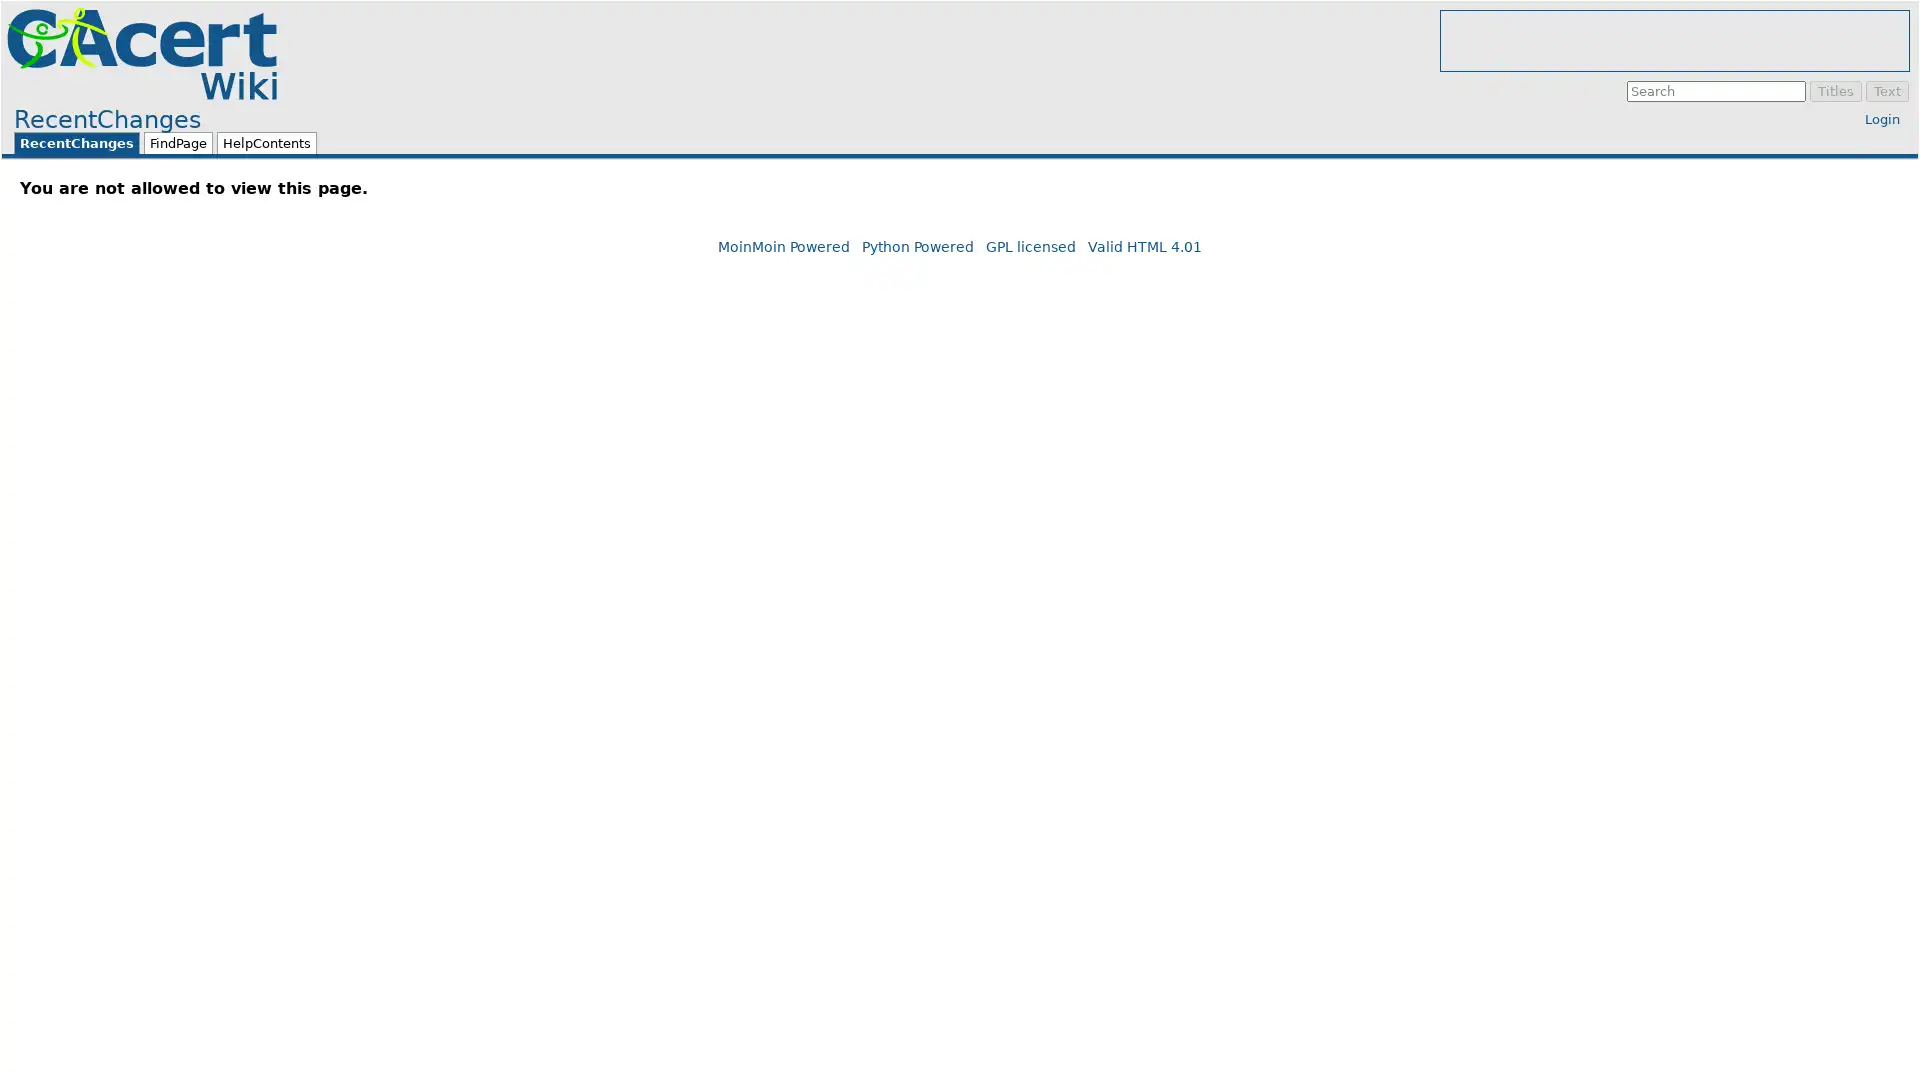  I want to click on Titles, so click(1836, 91).